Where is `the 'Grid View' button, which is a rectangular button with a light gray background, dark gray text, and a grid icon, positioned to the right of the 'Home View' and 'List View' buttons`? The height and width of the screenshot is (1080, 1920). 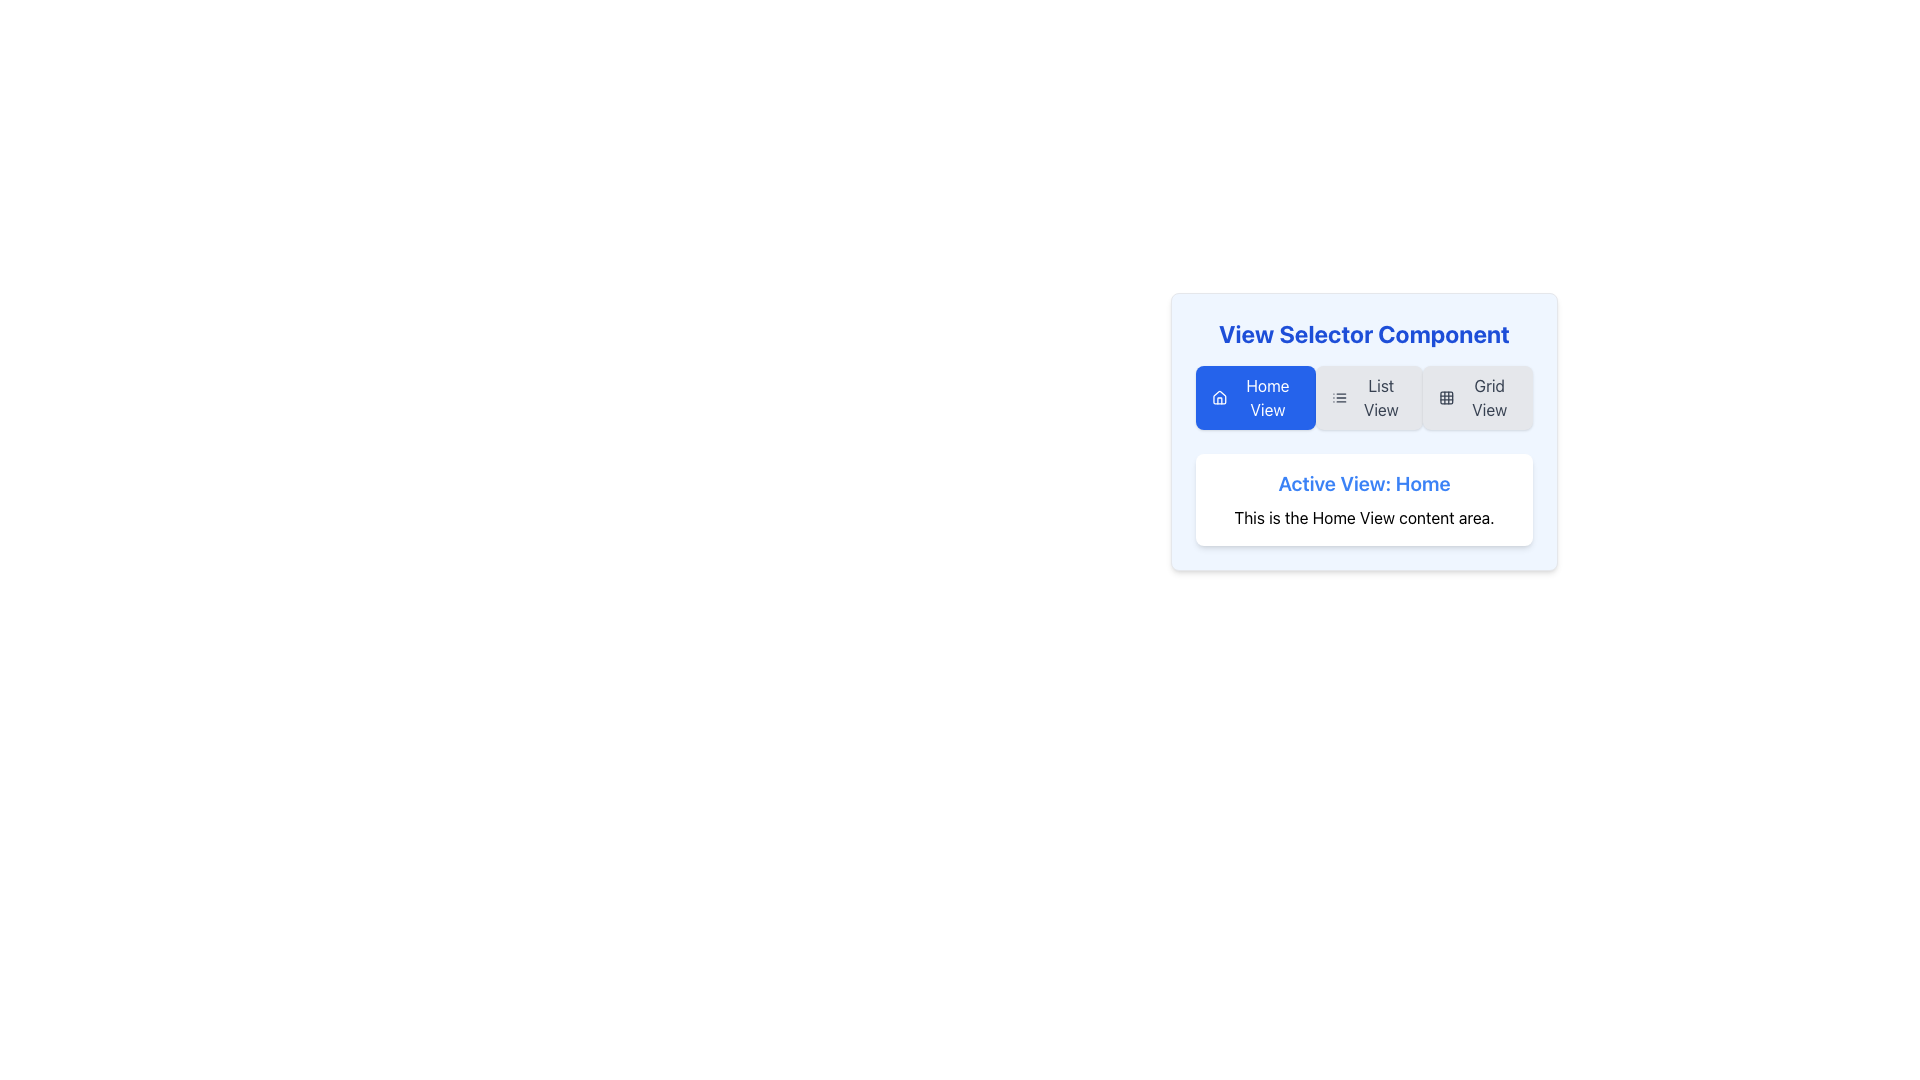
the 'Grid View' button, which is a rectangular button with a light gray background, dark gray text, and a grid icon, positioned to the right of the 'Home View' and 'List View' buttons is located at coordinates (1477, 397).